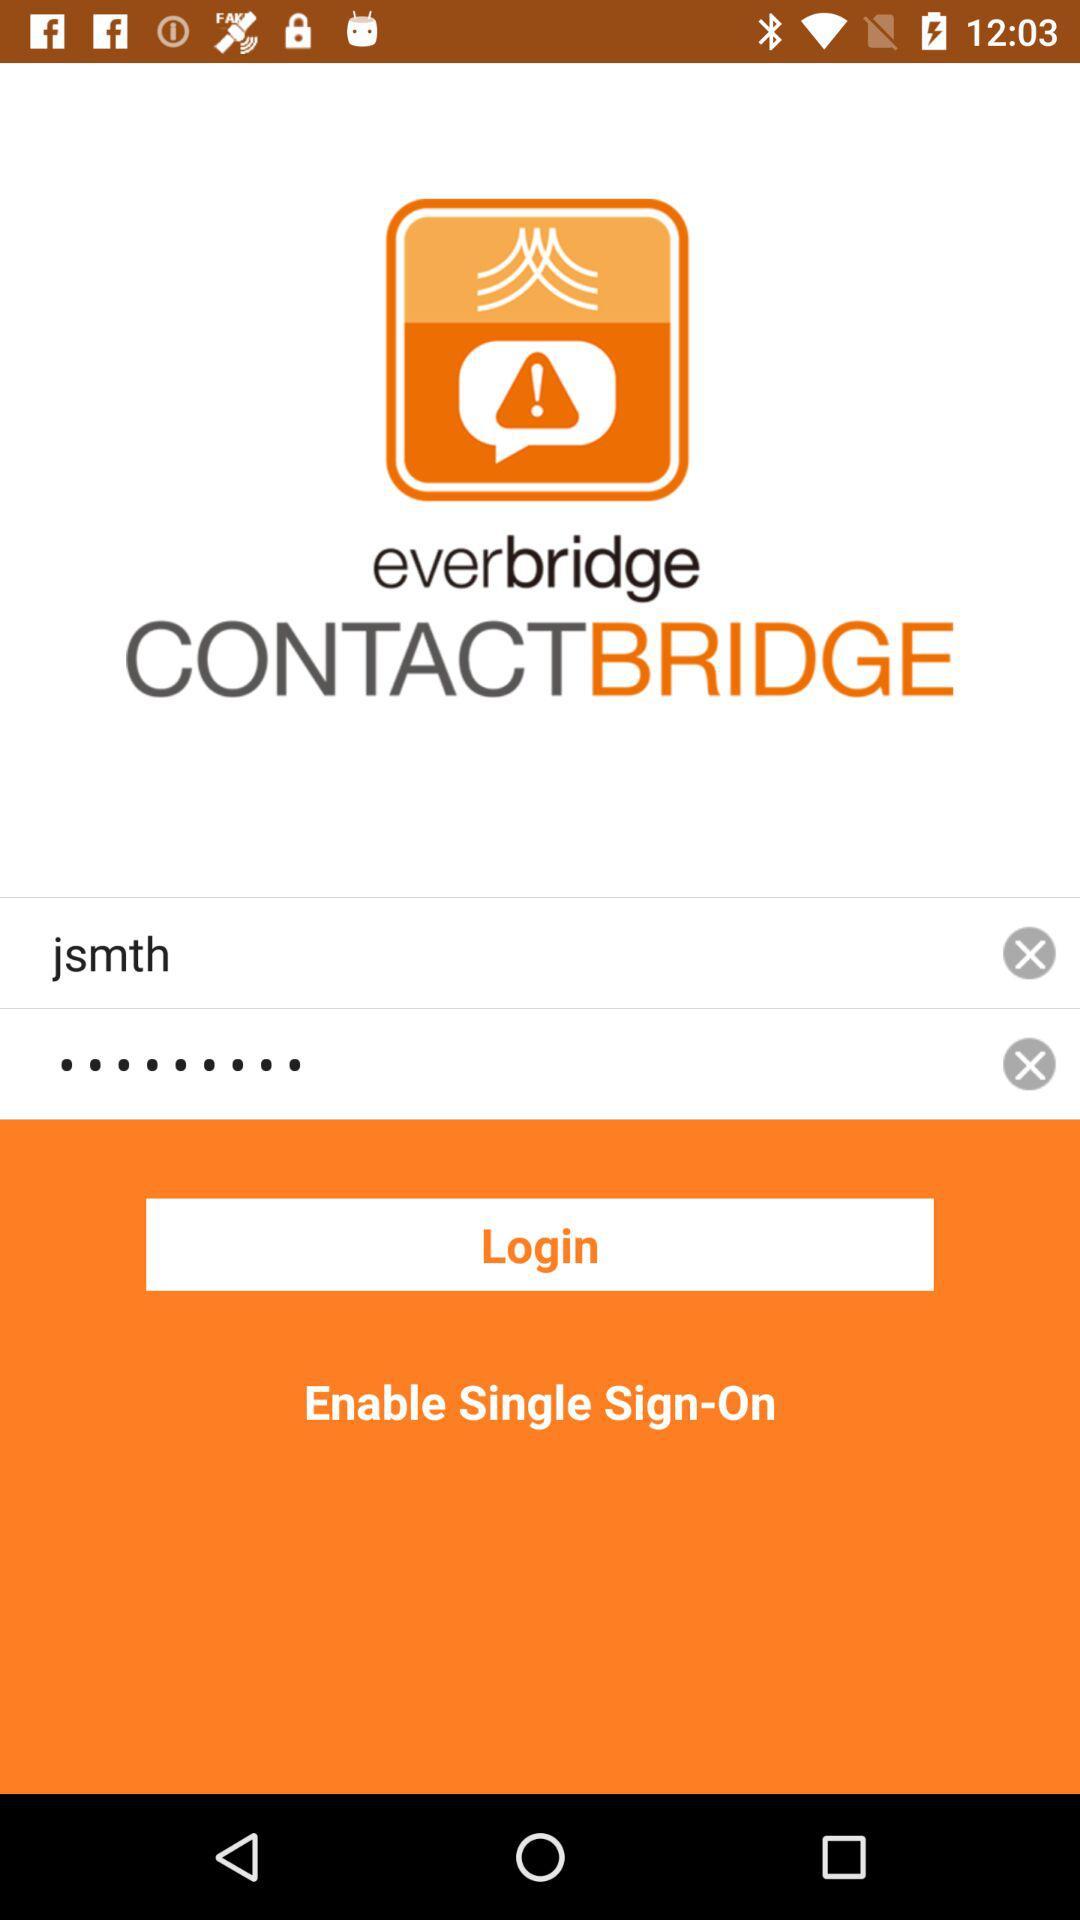 The width and height of the screenshot is (1080, 1920). Describe the element at coordinates (540, 1400) in the screenshot. I see `enable single sign icon` at that location.